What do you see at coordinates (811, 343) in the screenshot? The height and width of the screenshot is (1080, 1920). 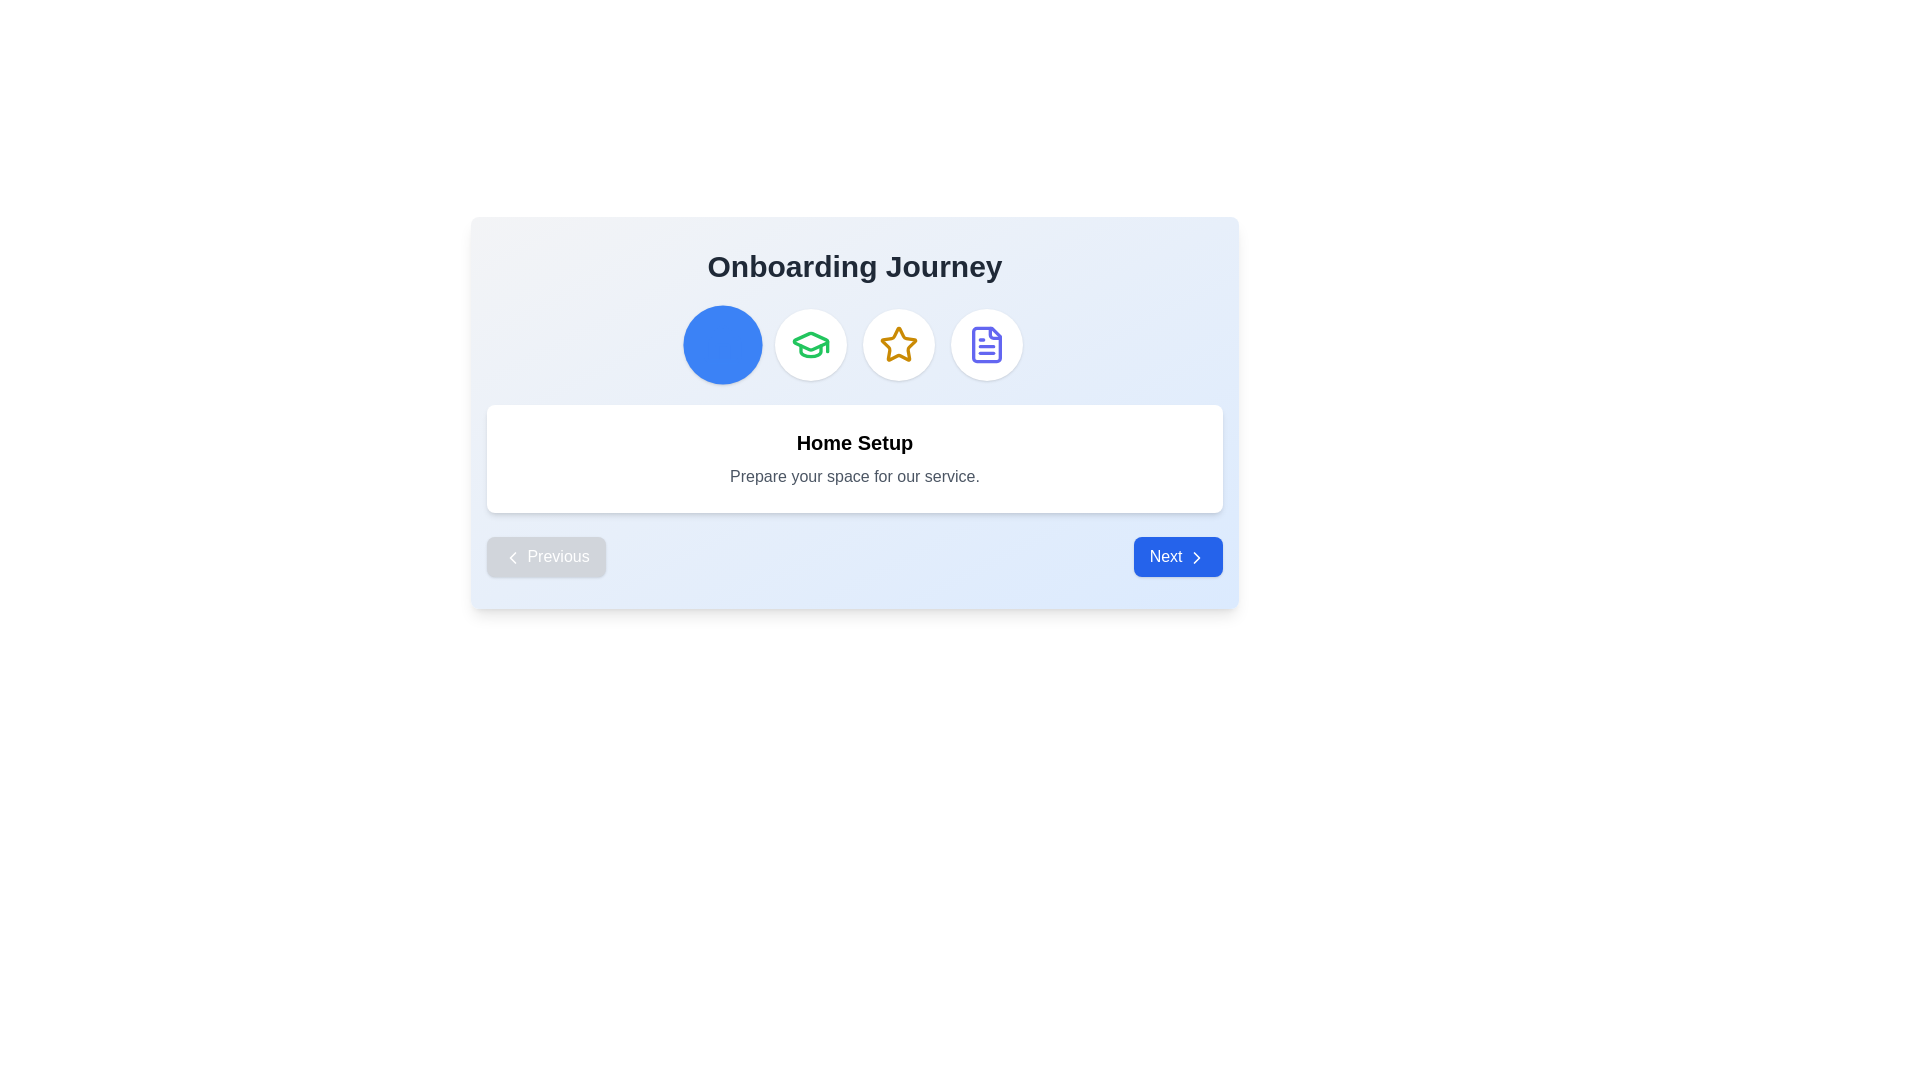 I see `the second circular button in a row of four, positioned above the 'Home Setup' text` at bounding box center [811, 343].